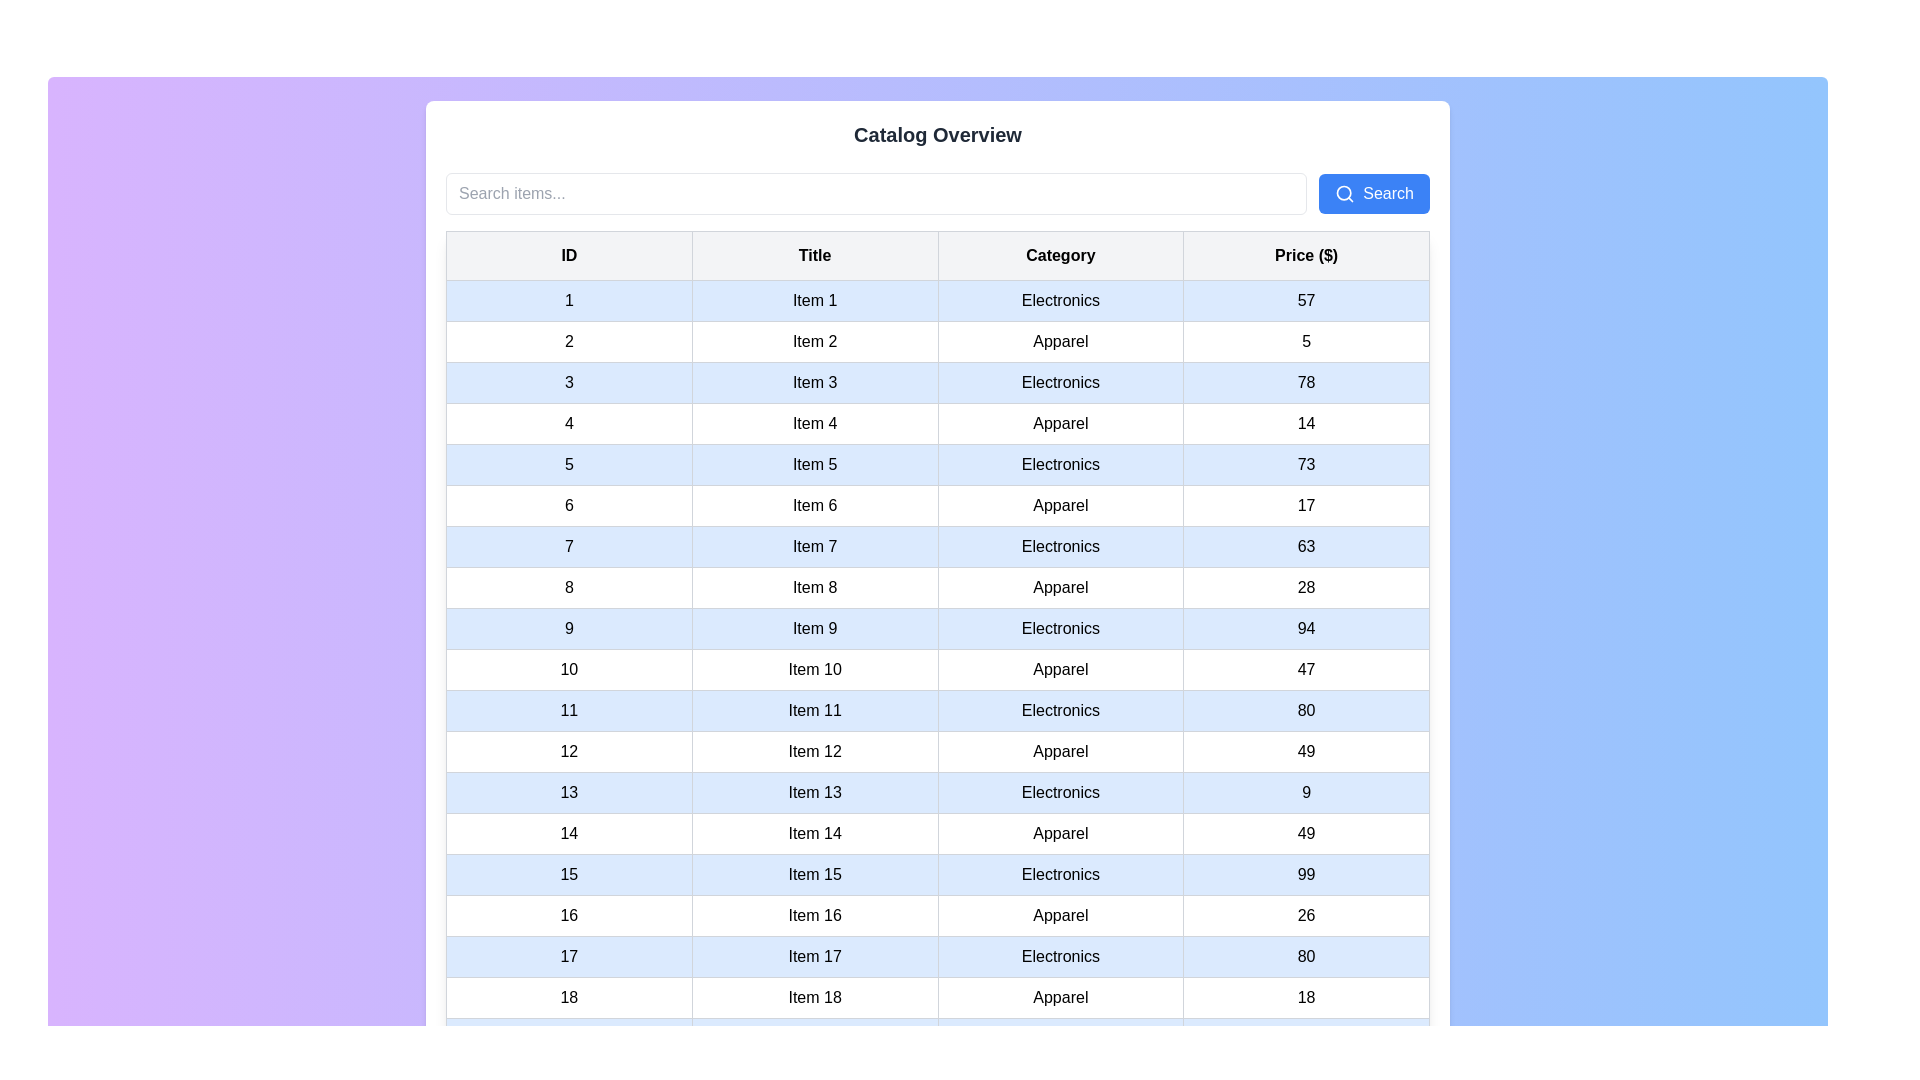 The height and width of the screenshot is (1080, 1920). What do you see at coordinates (1306, 547) in the screenshot?
I see `the Text Display (Table Cell) displaying the number '63' in the fourth cell of the seventh row of the data table under the 'Price ($)' column` at bounding box center [1306, 547].